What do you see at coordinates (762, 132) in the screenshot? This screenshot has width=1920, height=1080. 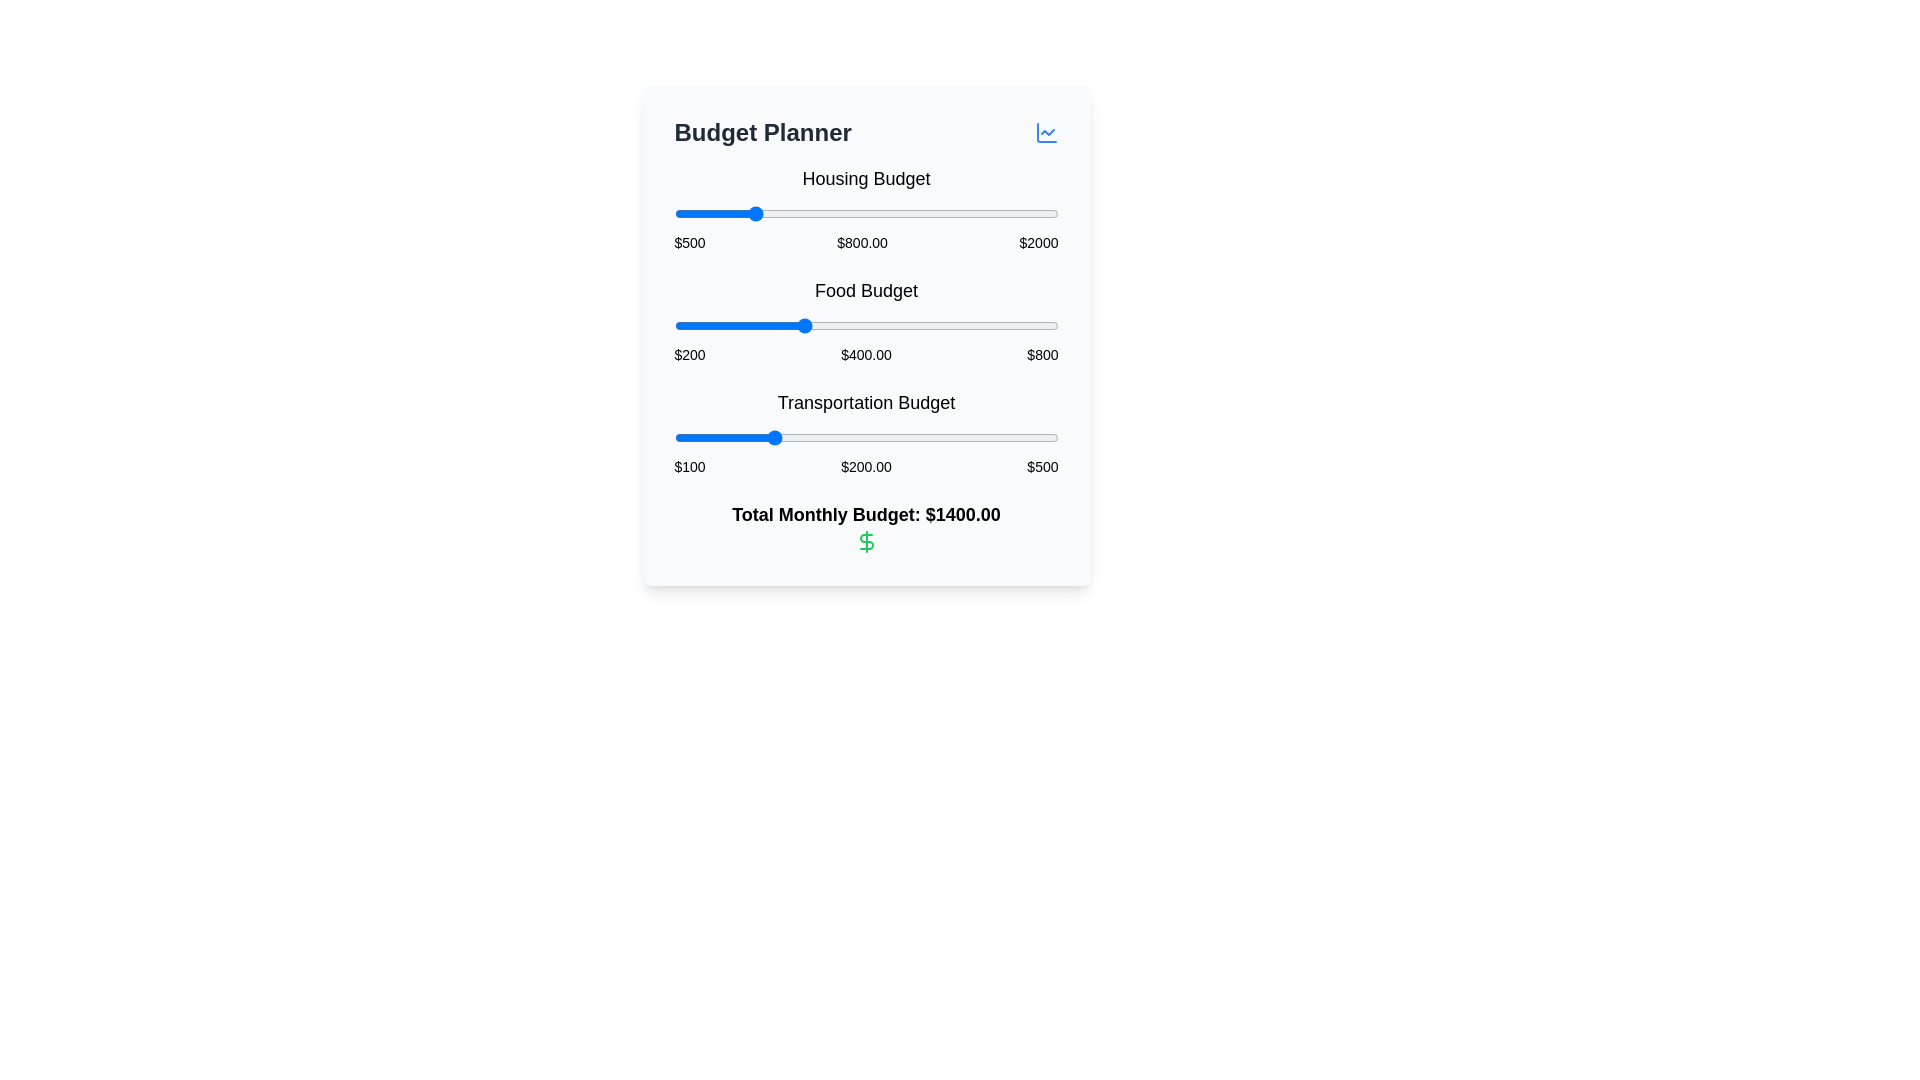 I see `the 'Budget Planner' text label, which is styled with bold, extra-large font in deep gray and is prominently displayed near the top of the interface` at bounding box center [762, 132].